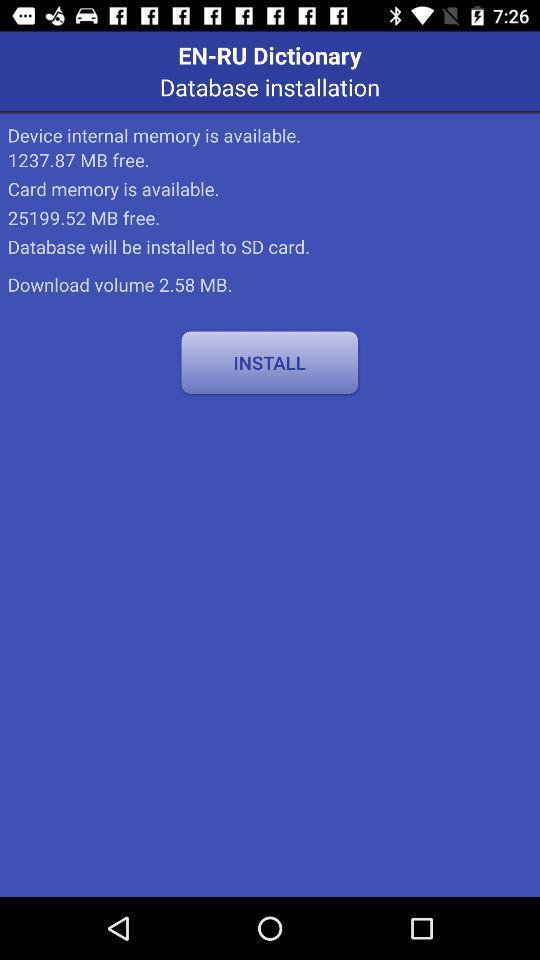  Describe the element at coordinates (269, 361) in the screenshot. I see `the item below the download volume 2 item` at that location.